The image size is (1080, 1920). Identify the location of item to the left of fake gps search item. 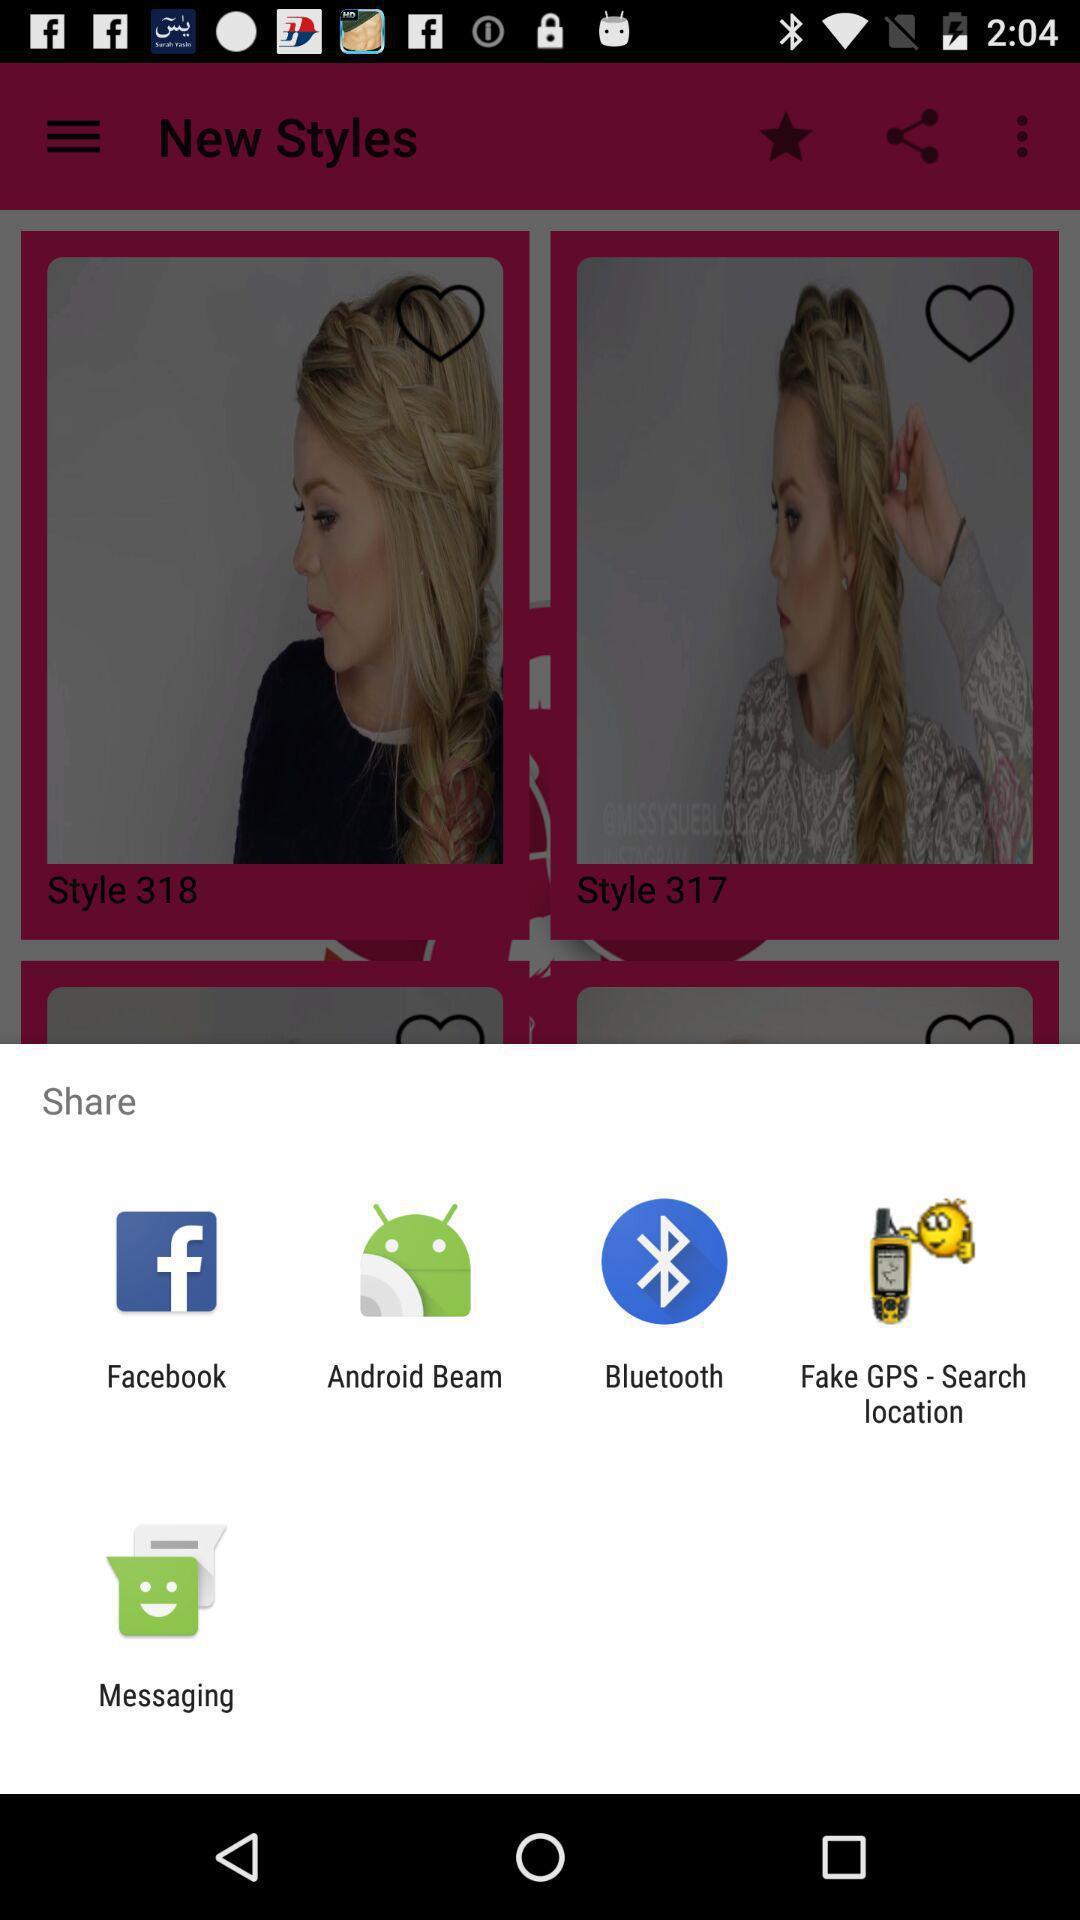
(664, 1392).